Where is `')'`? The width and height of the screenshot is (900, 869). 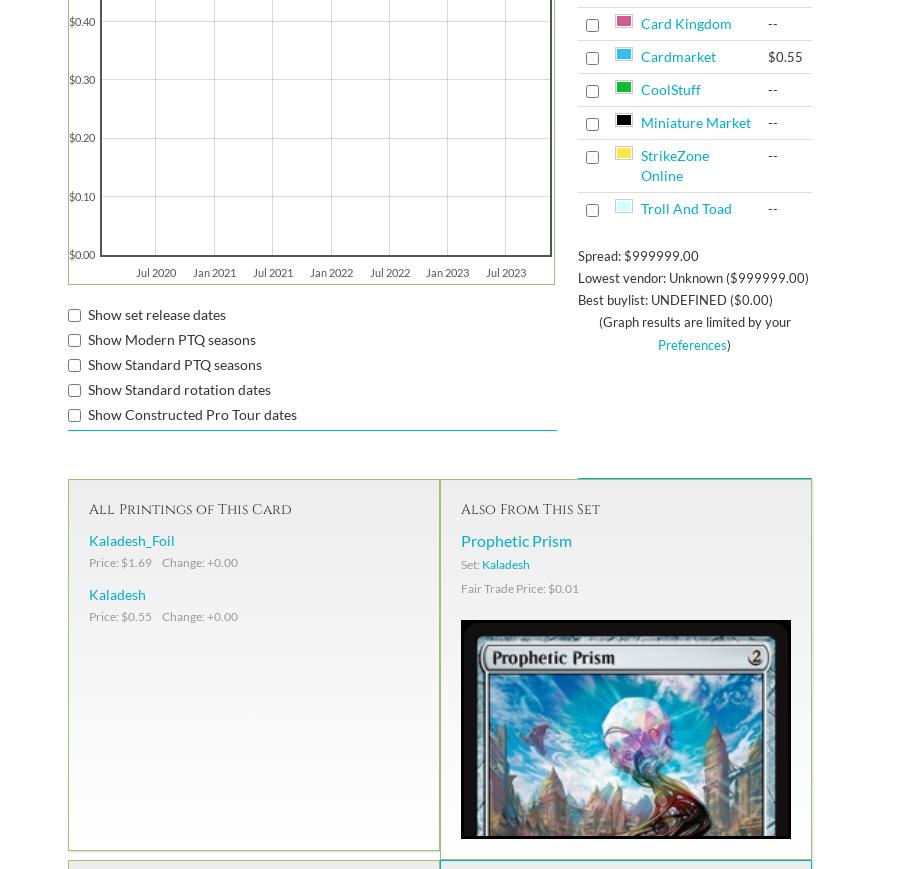
')' is located at coordinates (726, 343).